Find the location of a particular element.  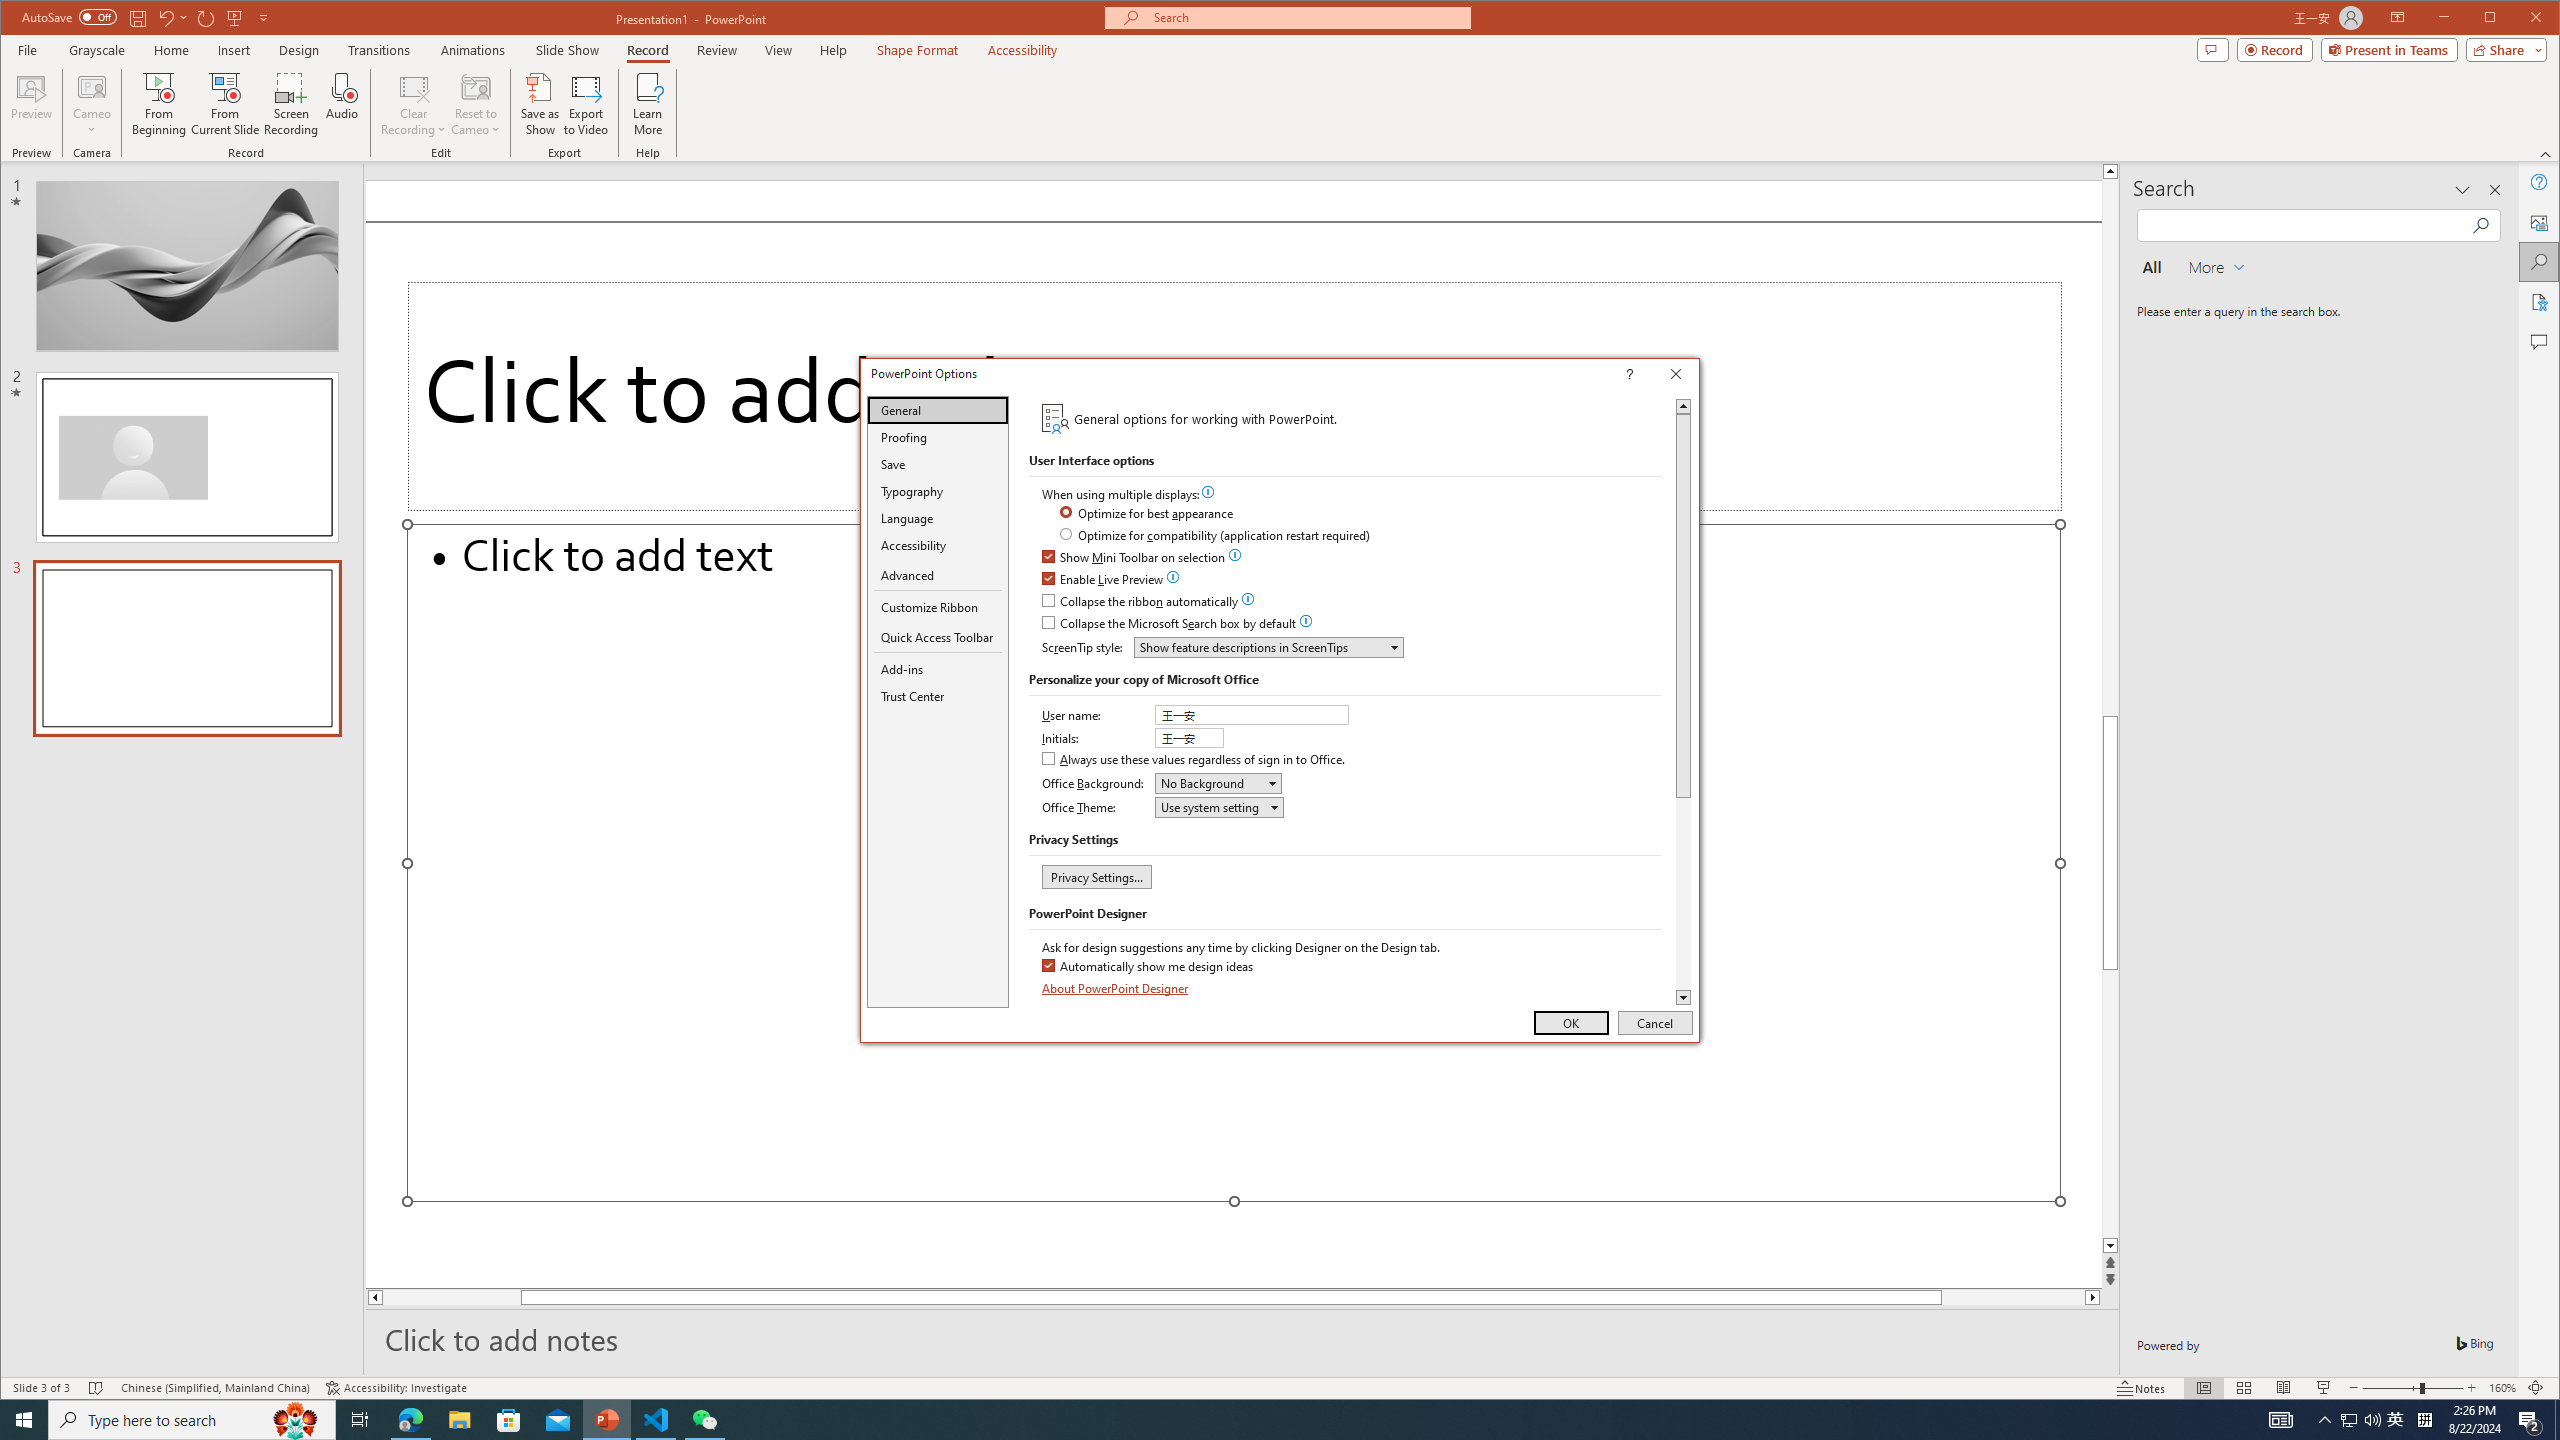

'Optimize for compatibility (application restart required)' is located at coordinates (1216, 536).